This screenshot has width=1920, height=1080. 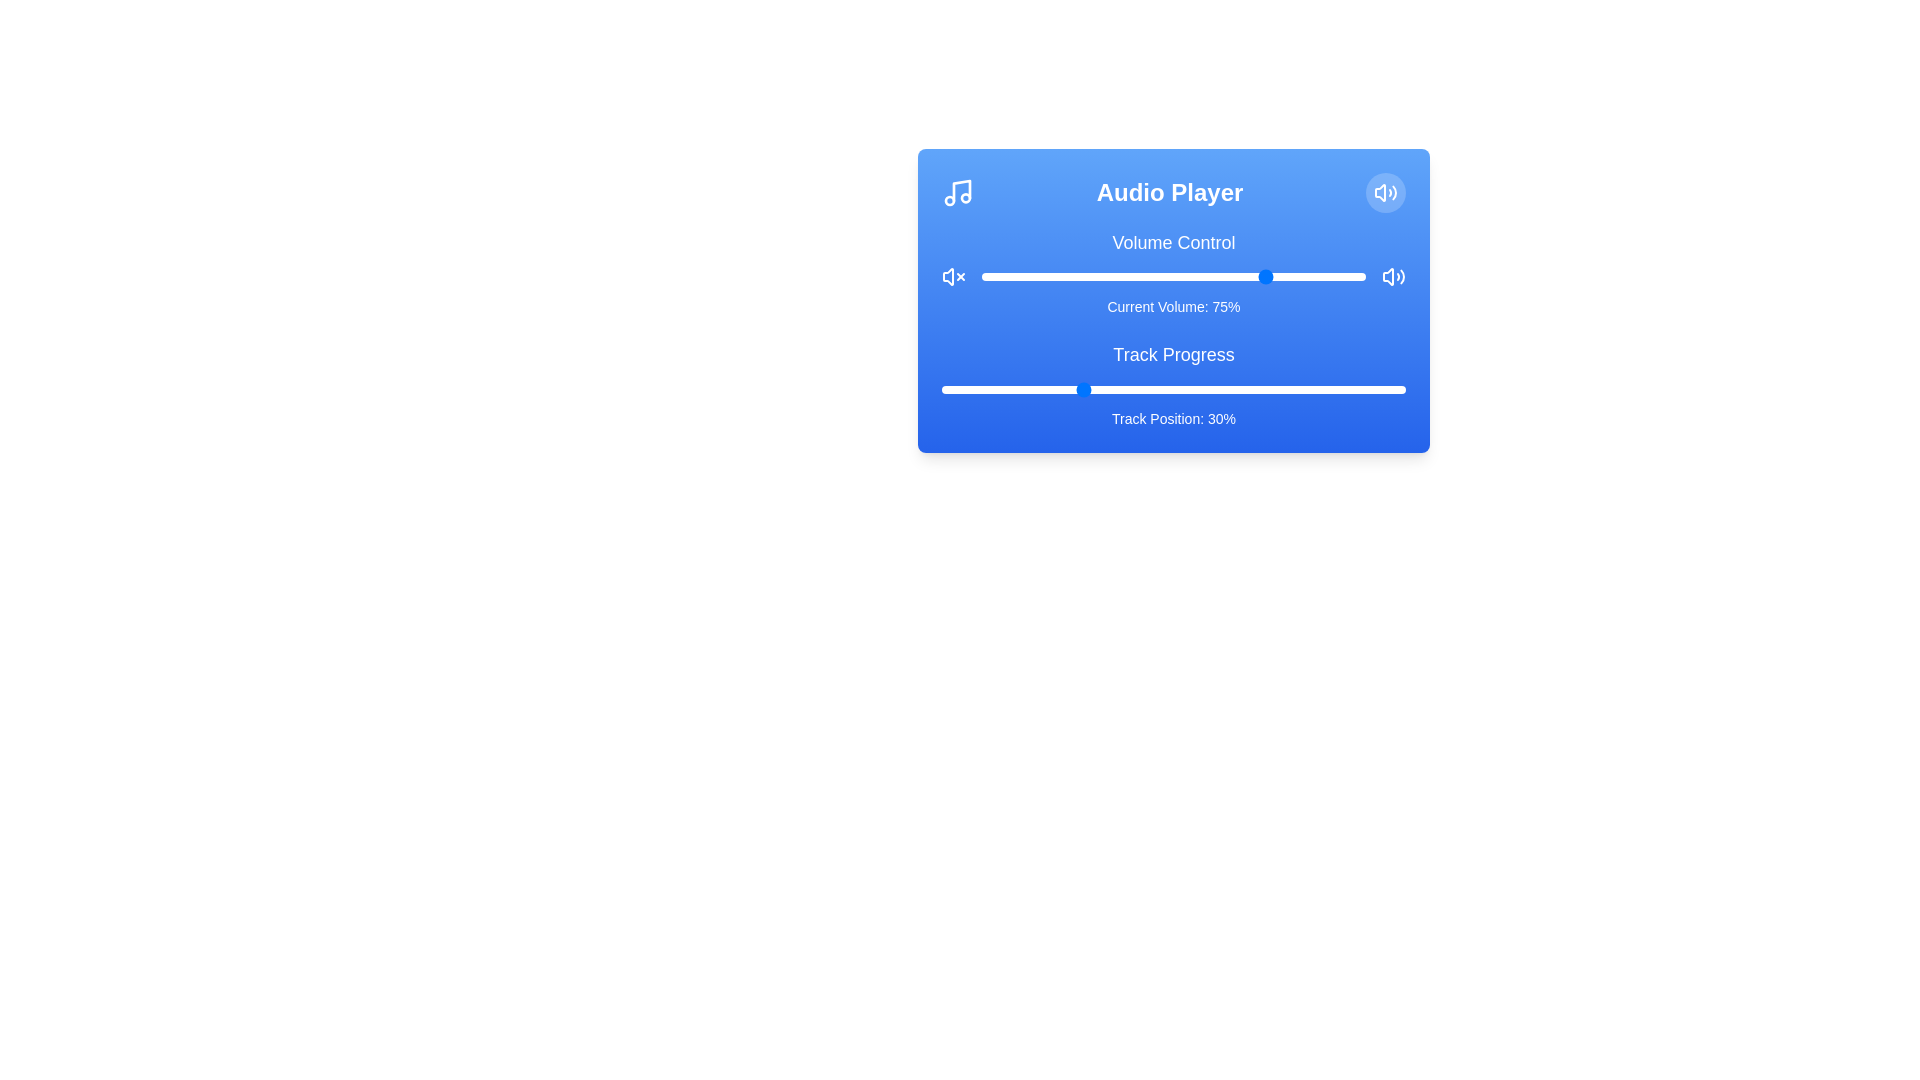 What do you see at coordinates (1170, 192) in the screenshot?
I see `the text label indicating 'Audio Player', which serves as the title for the interface` at bounding box center [1170, 192].